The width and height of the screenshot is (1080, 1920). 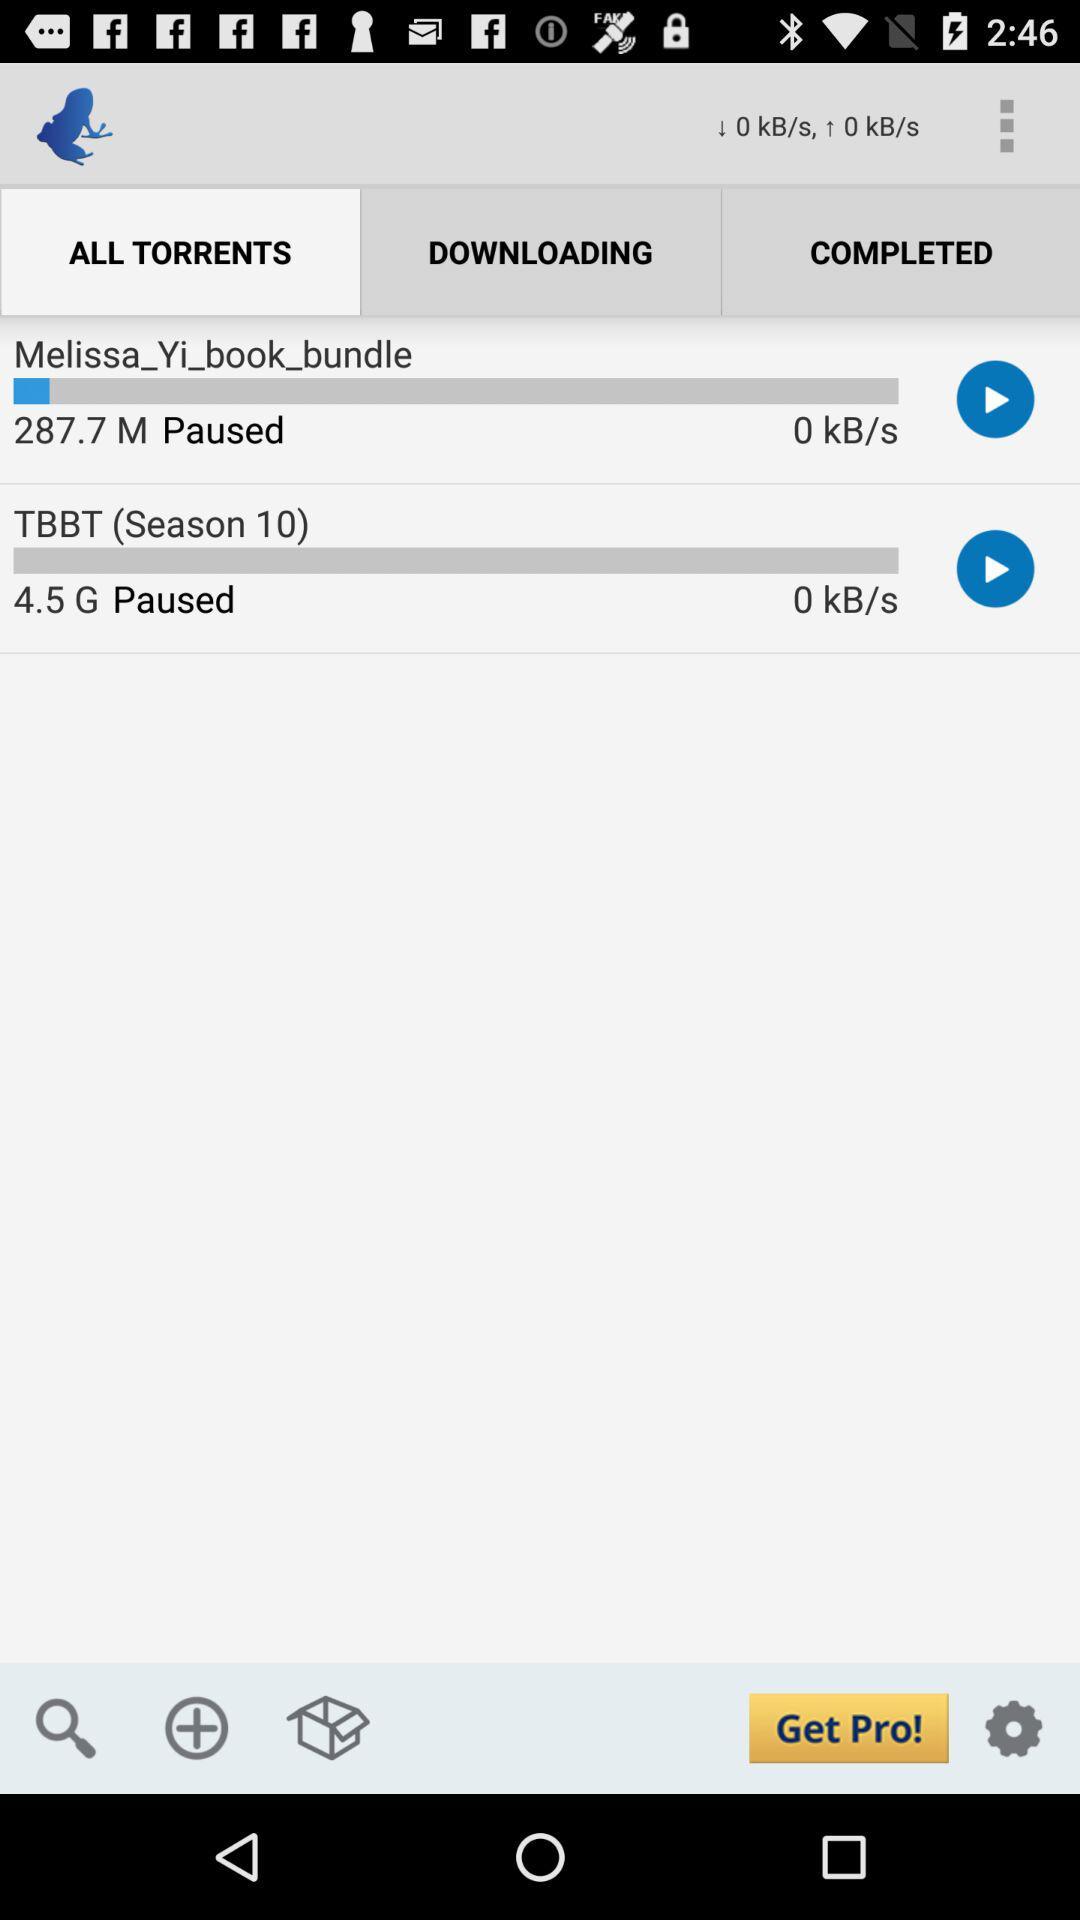 I want to click on the item to the right of 0 kb s item, so click(x=1006, y=124).